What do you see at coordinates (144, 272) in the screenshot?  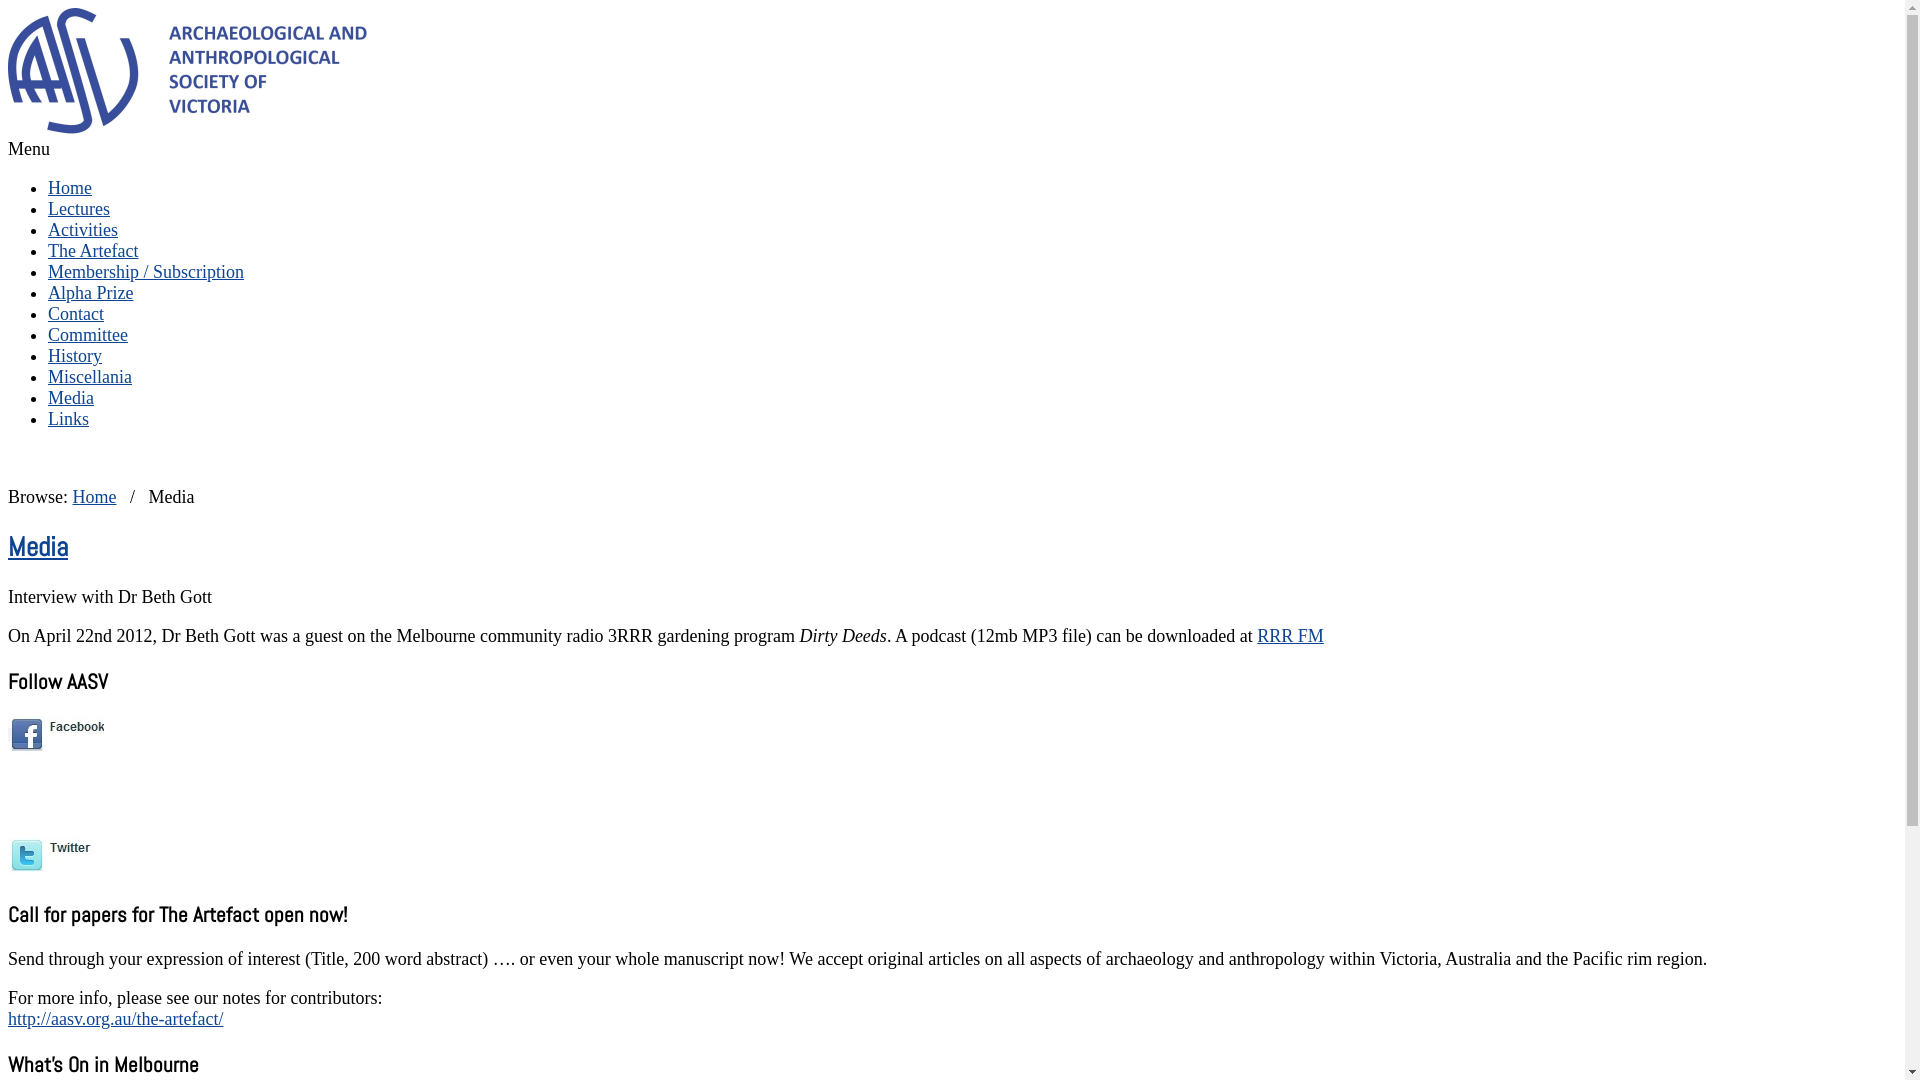 I see `'Membership / Subscription'` at bounding box center [144, 272].